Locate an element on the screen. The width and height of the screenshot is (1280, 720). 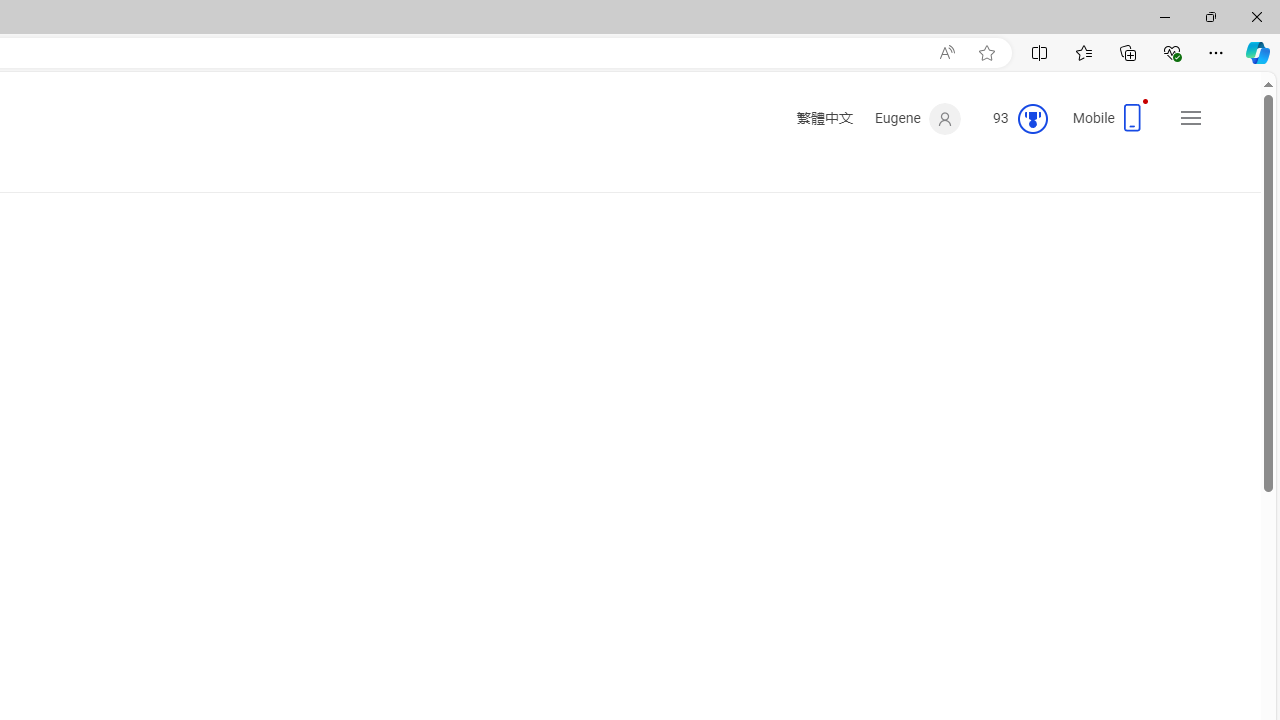
'Settings and quick links' is located at coordinates (1191, 118).